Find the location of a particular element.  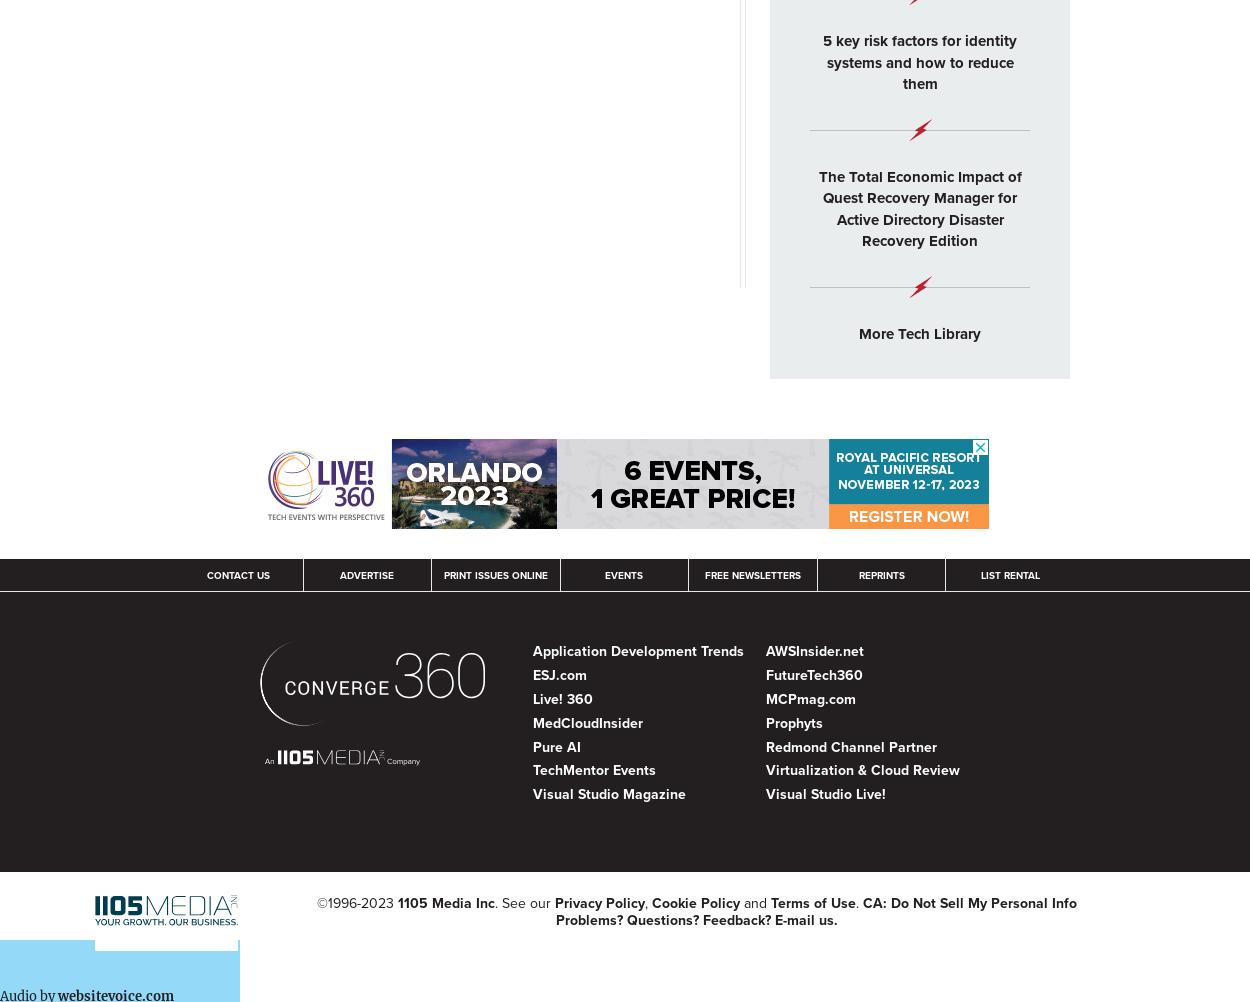

'5 key risk factors for identity systems and how to reduce them' is located at coordinates (920, 62).